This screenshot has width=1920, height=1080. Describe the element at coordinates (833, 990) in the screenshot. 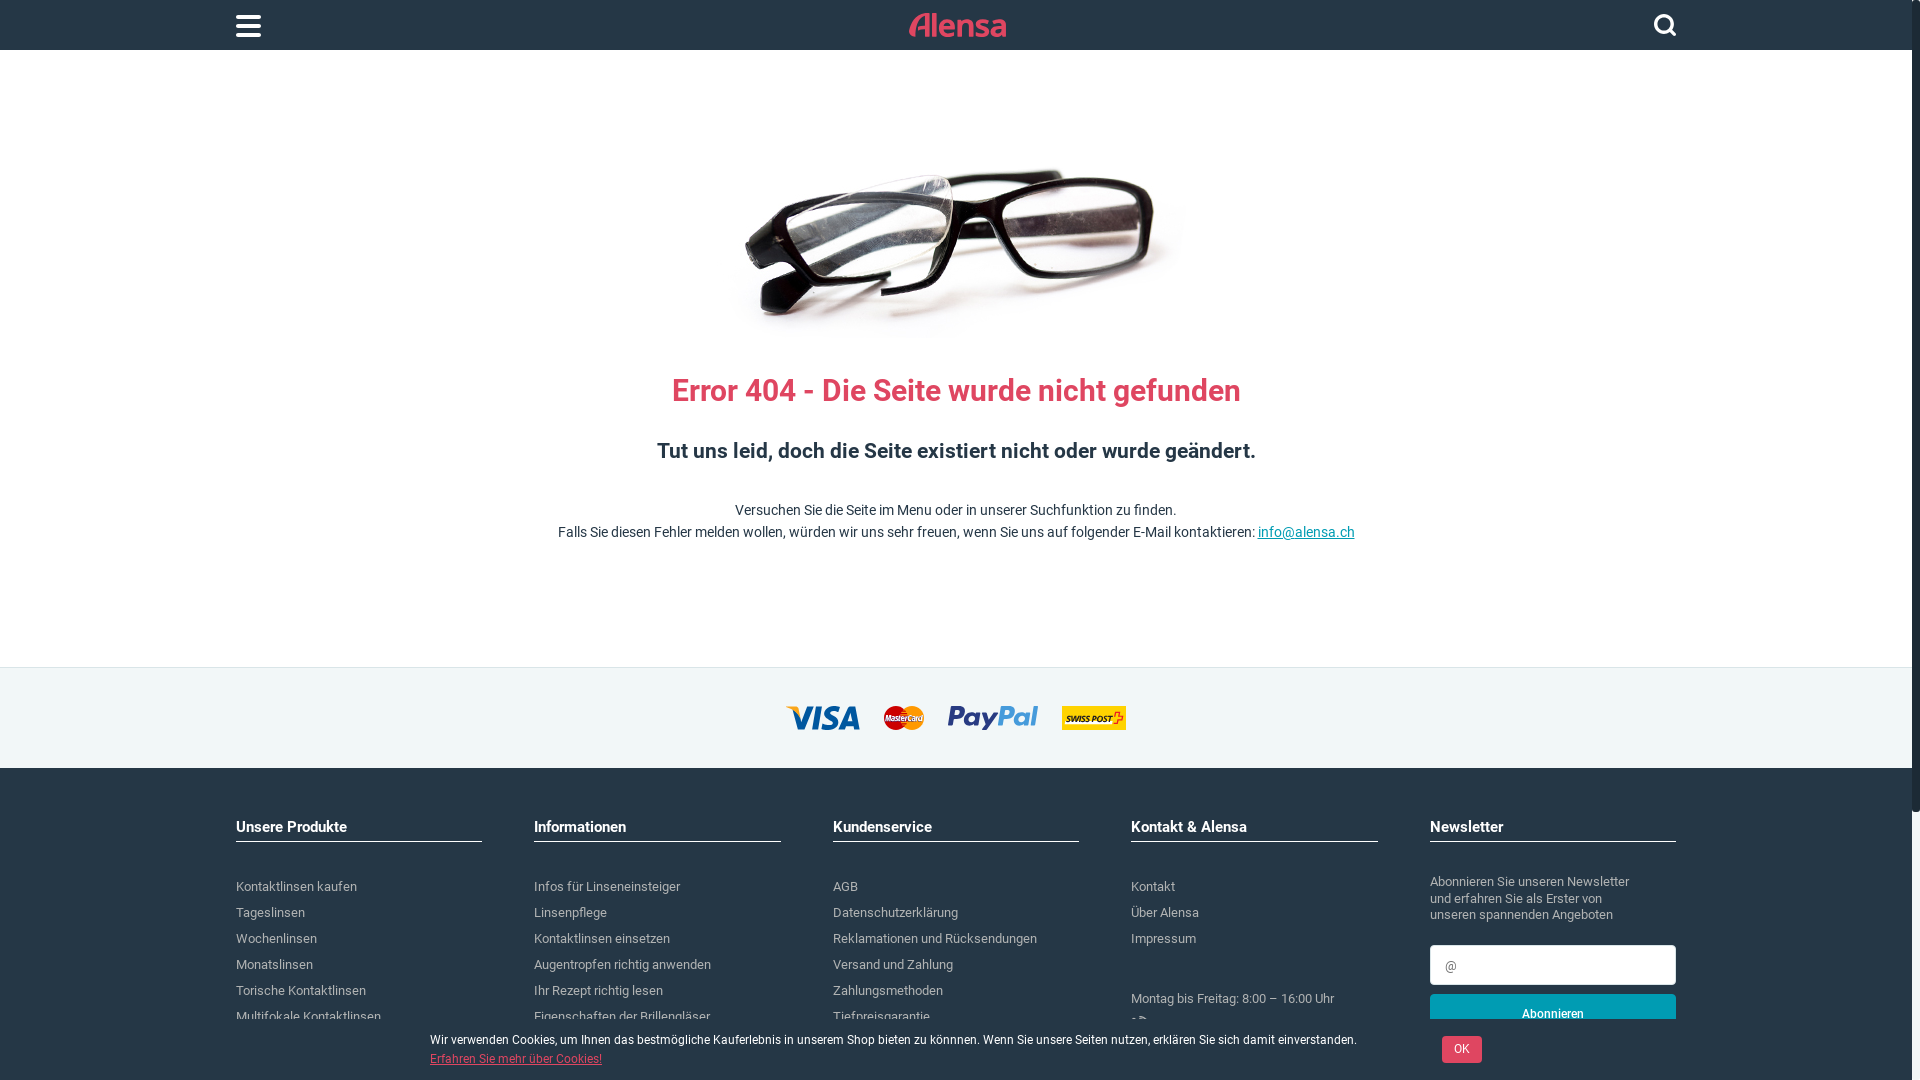

I see `'Zahlungsmethoden'` at that location.